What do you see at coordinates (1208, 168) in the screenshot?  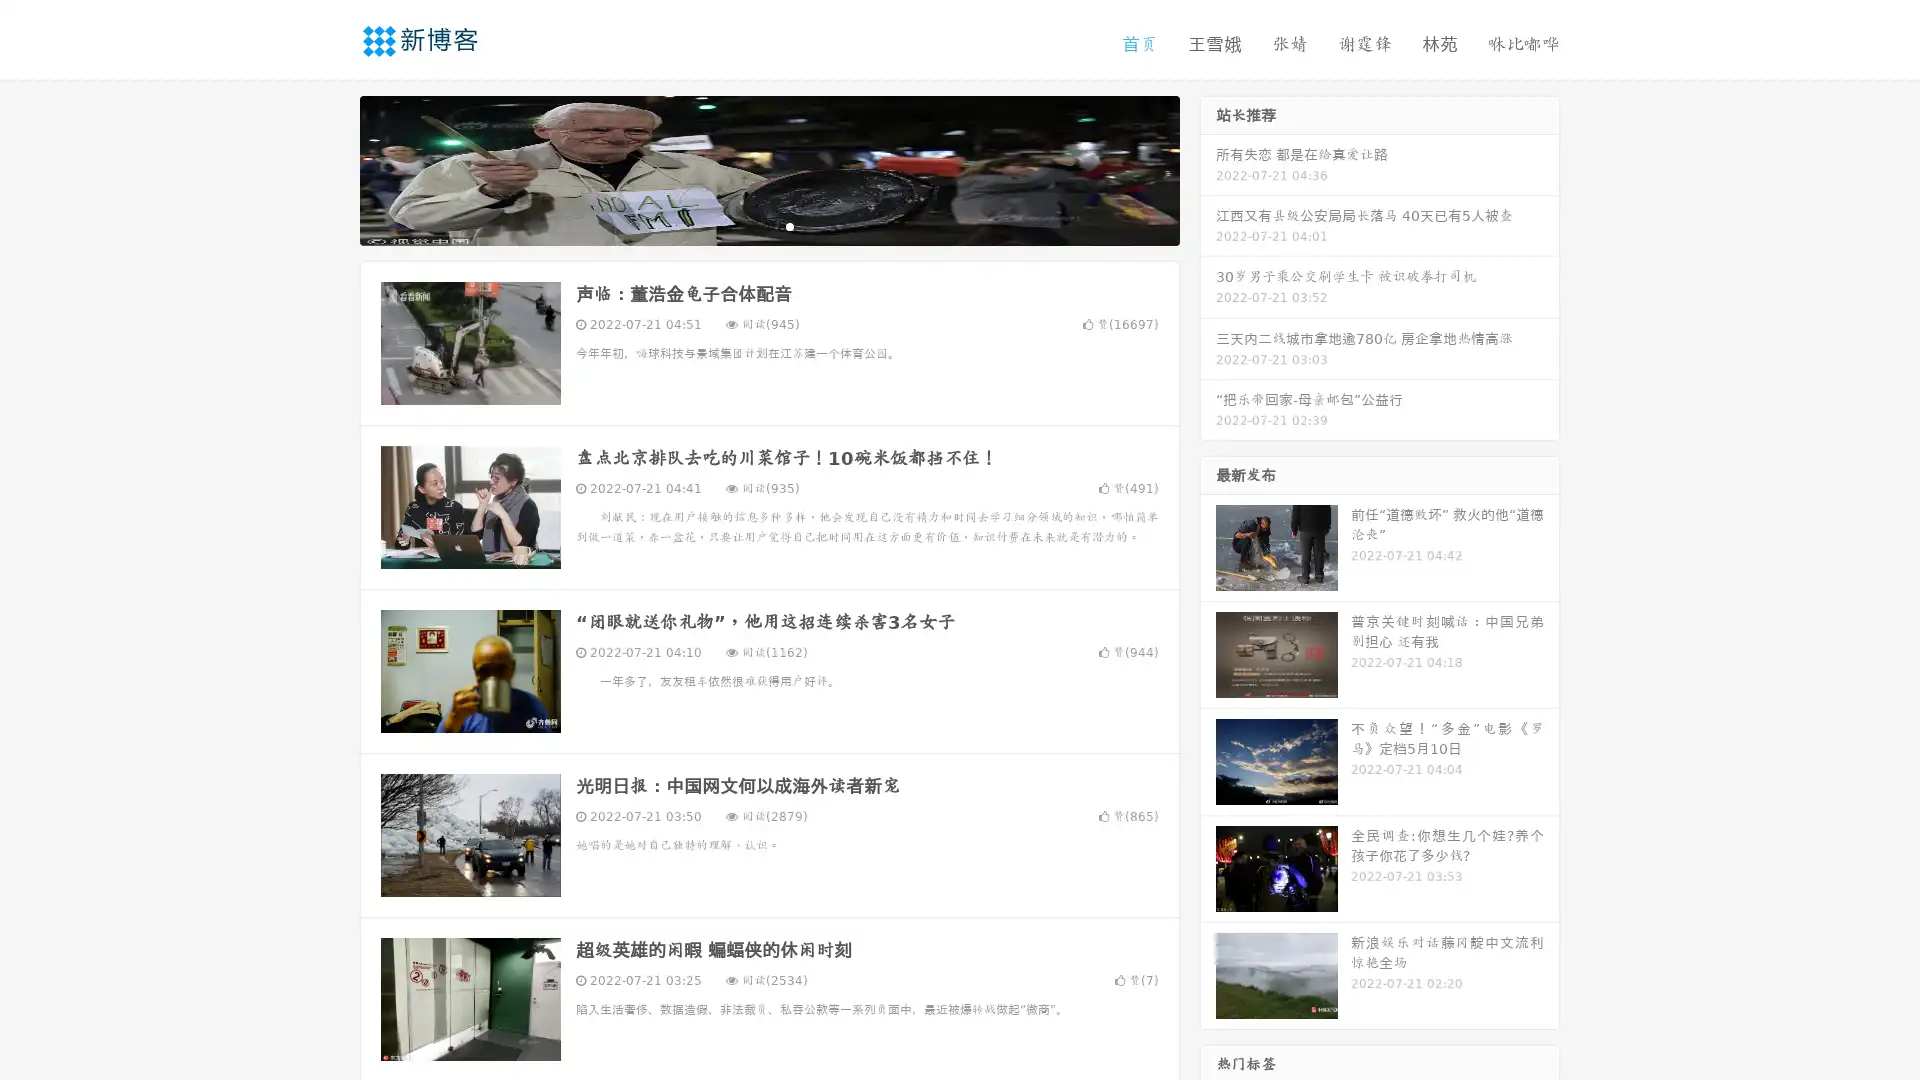 I see `Next slide` at bounding box center [1208, 168].